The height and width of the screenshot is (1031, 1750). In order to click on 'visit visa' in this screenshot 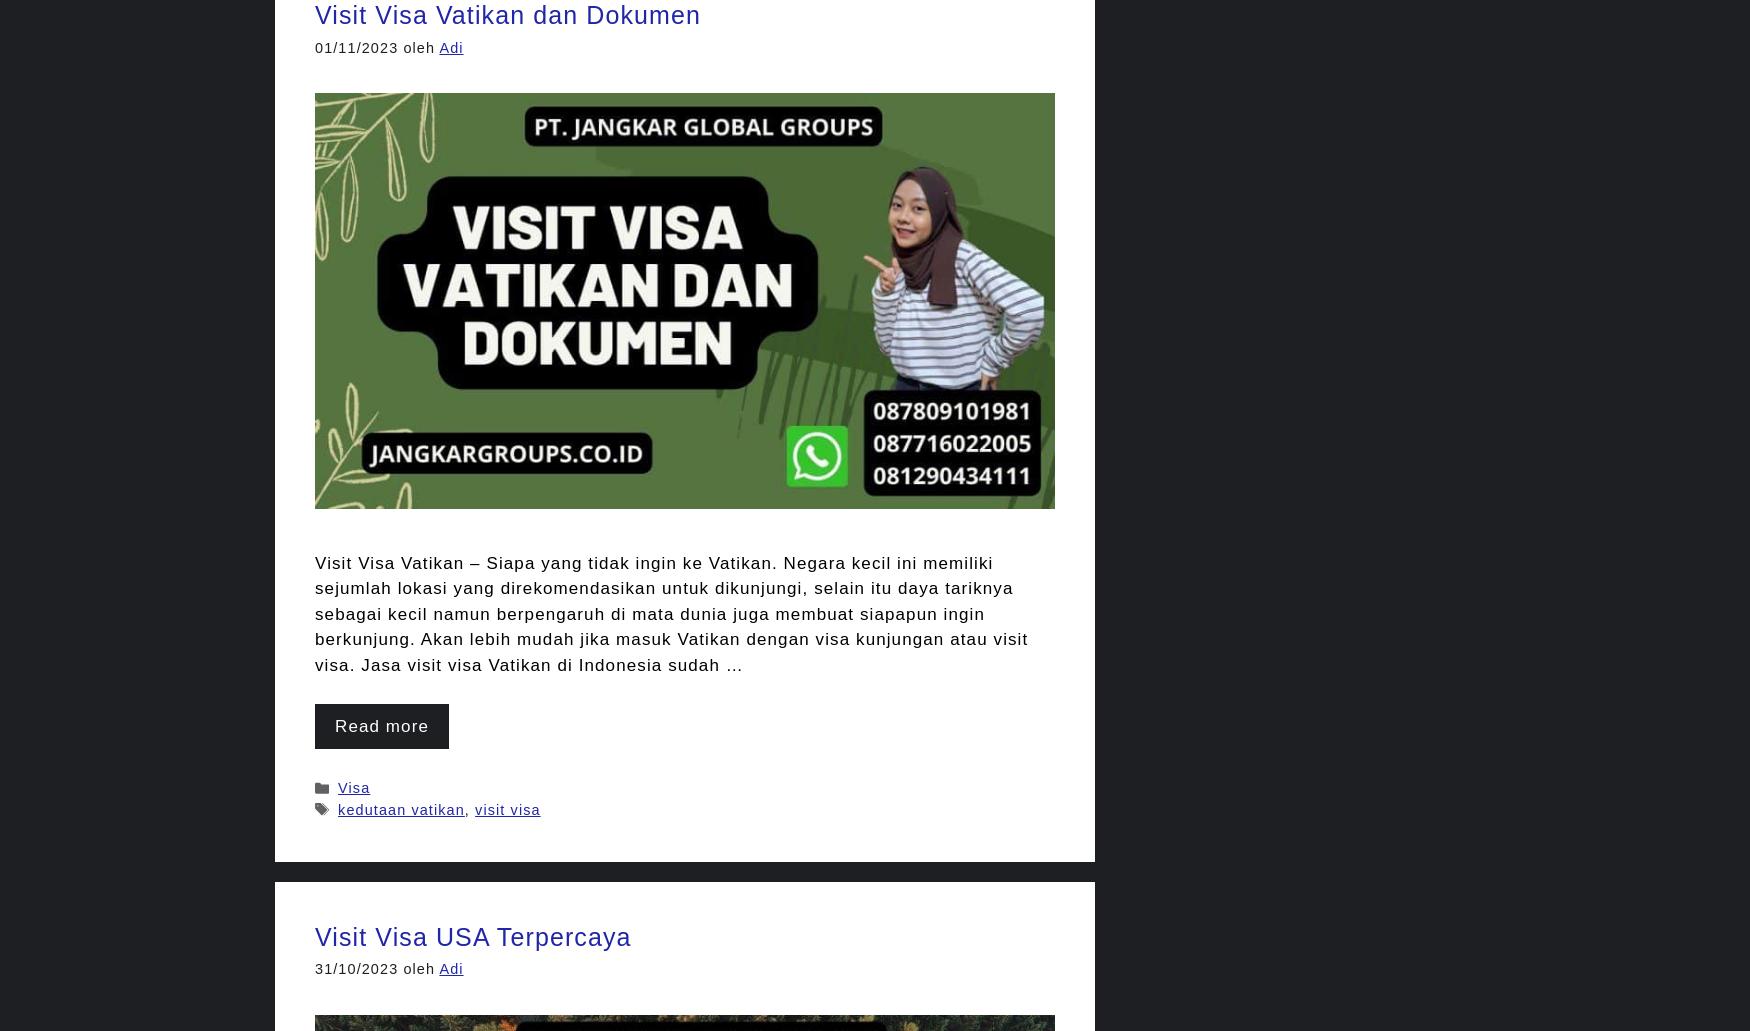, I will do `click(506, 808)`.